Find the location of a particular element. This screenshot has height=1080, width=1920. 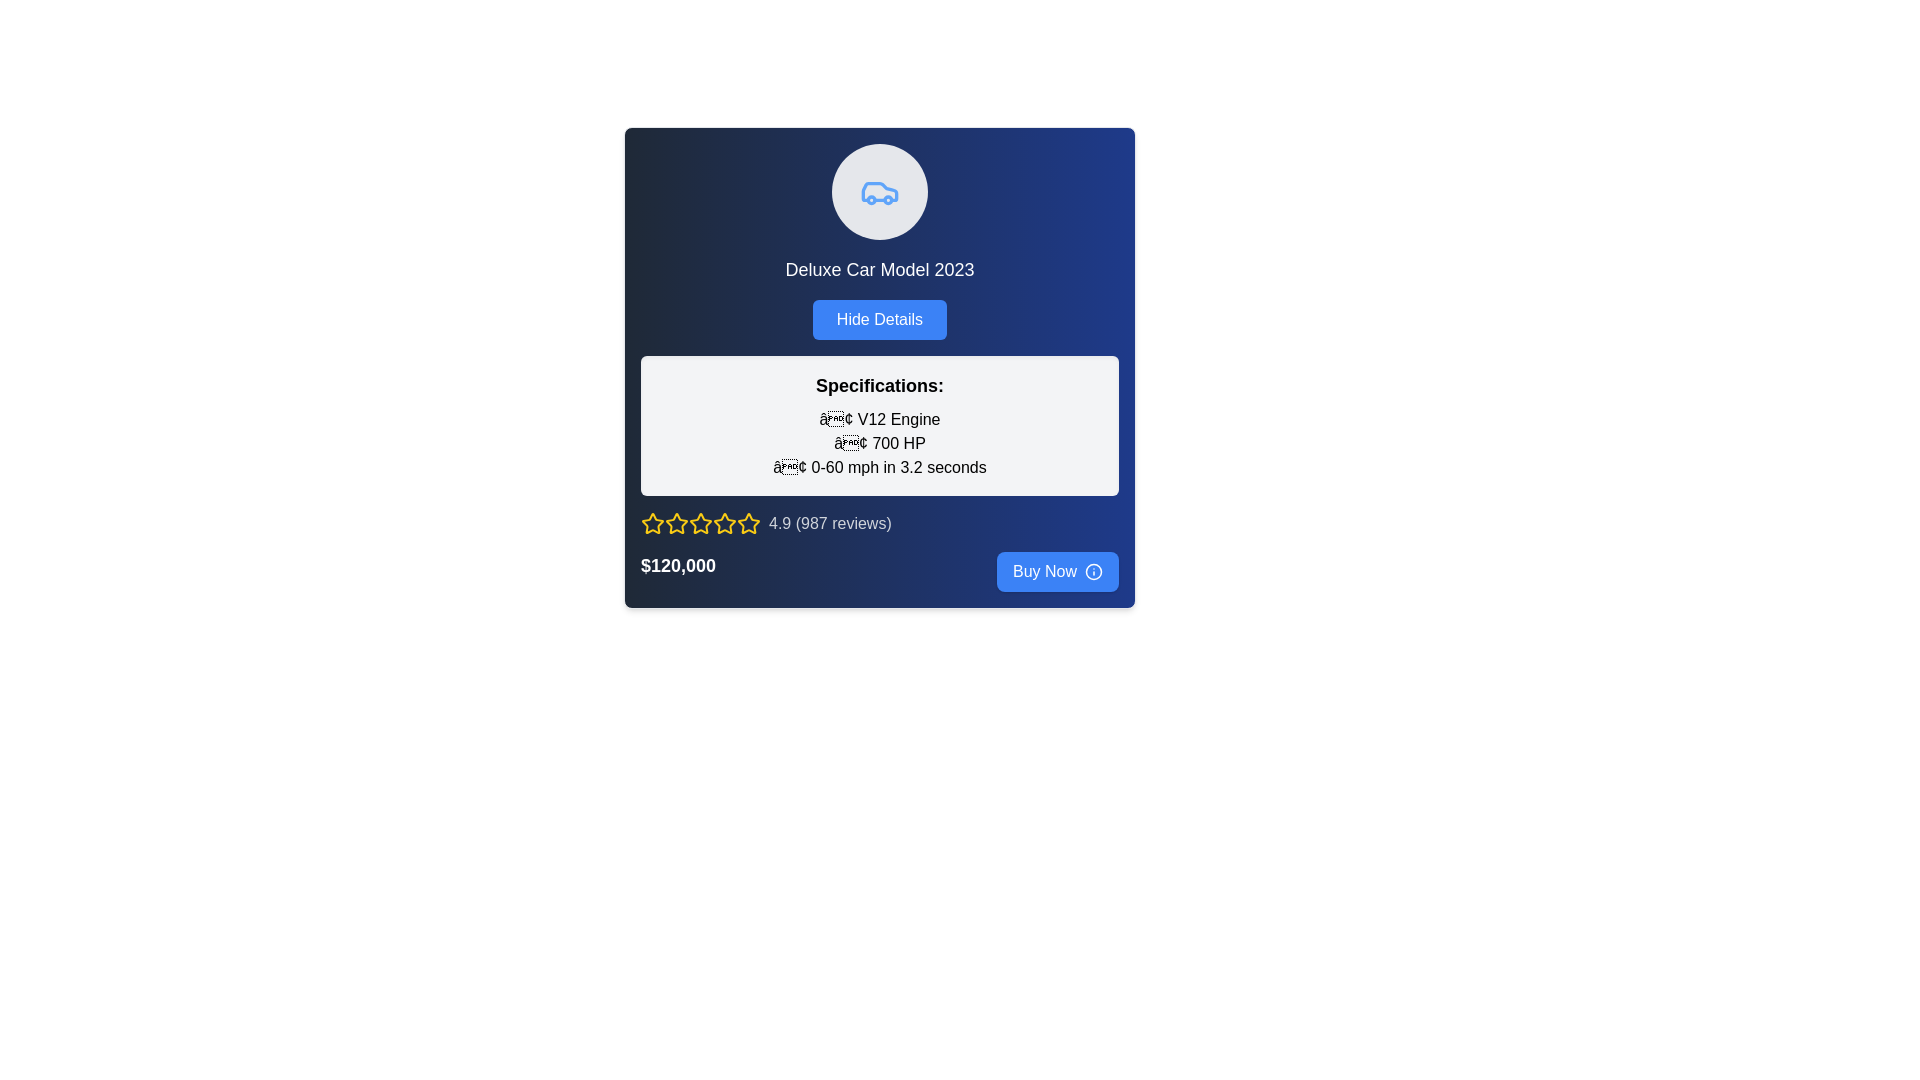

the fifth yellow rating star icon located in a row of star icons under the 'Specifications' section to rate it is located at coordinates (747, 523).